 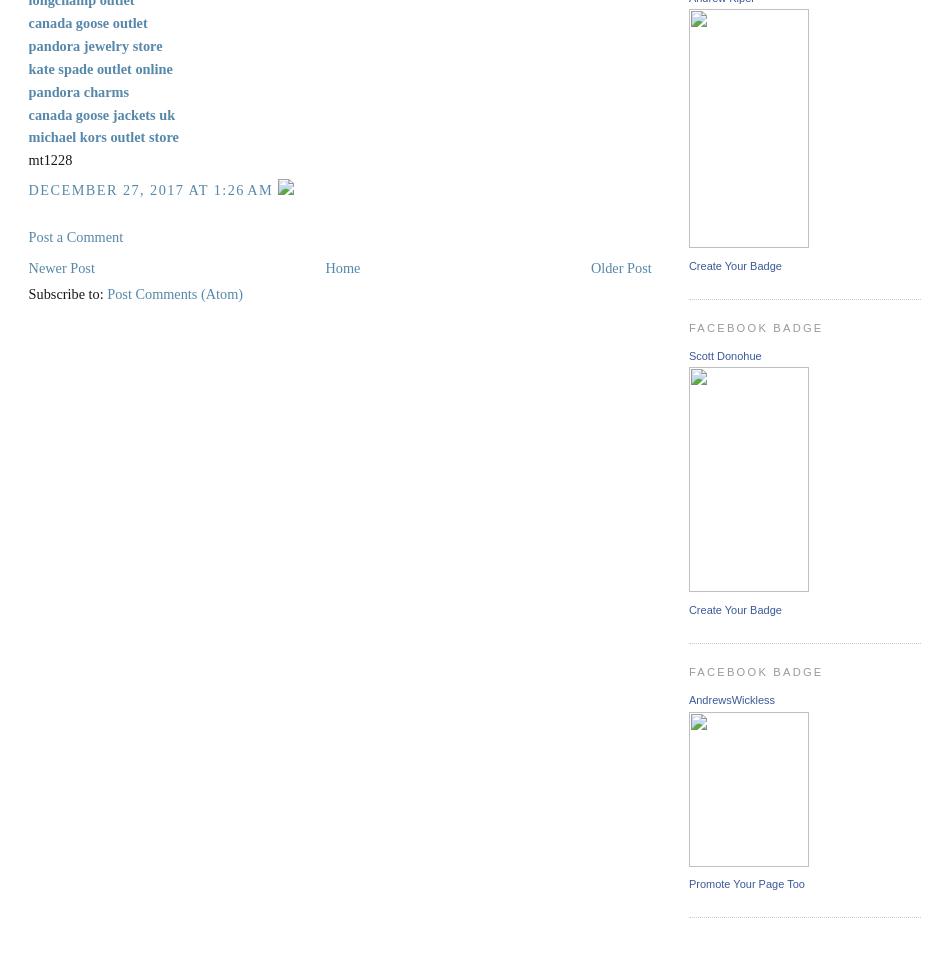 What do you see at coordinates (174, 292) in the screenshot?
I see `'Post Comments (Atom)'` at bounding box center [174, 292].